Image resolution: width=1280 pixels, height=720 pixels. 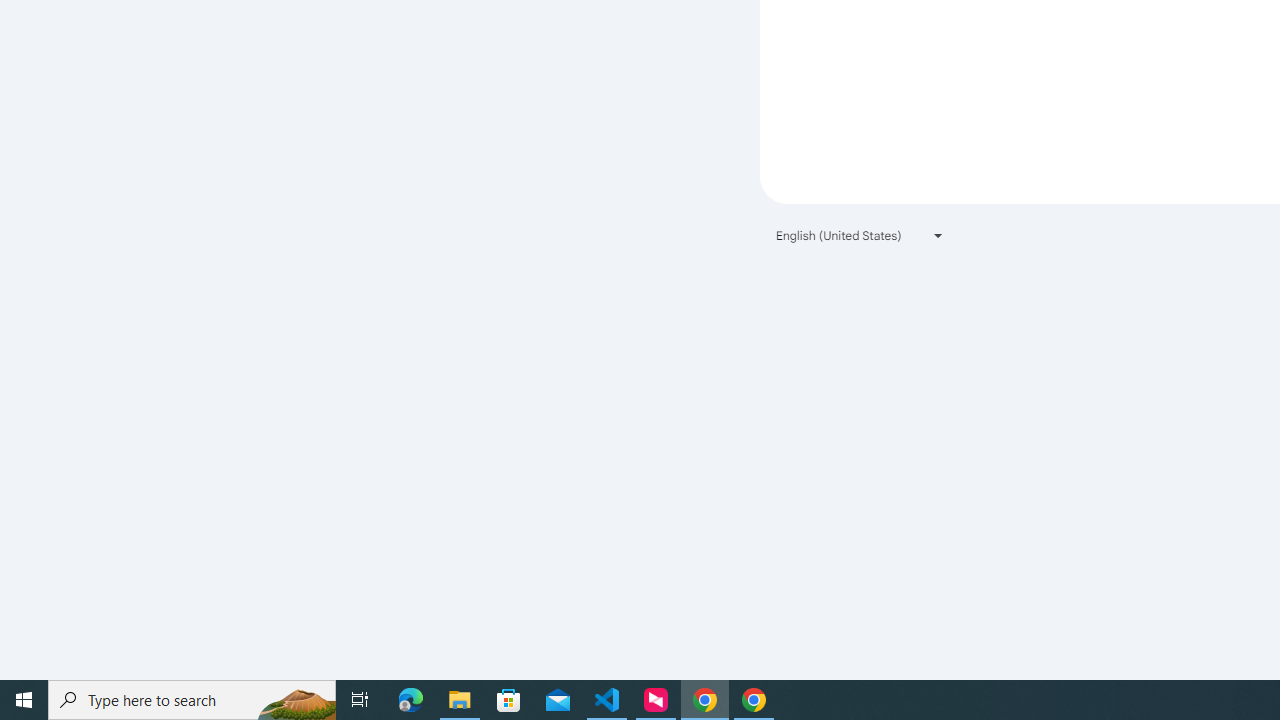 What do you see at coordinates (860, 234) in the screenshot?
I see `'English (United States)'` at bounding box center [860, 234].